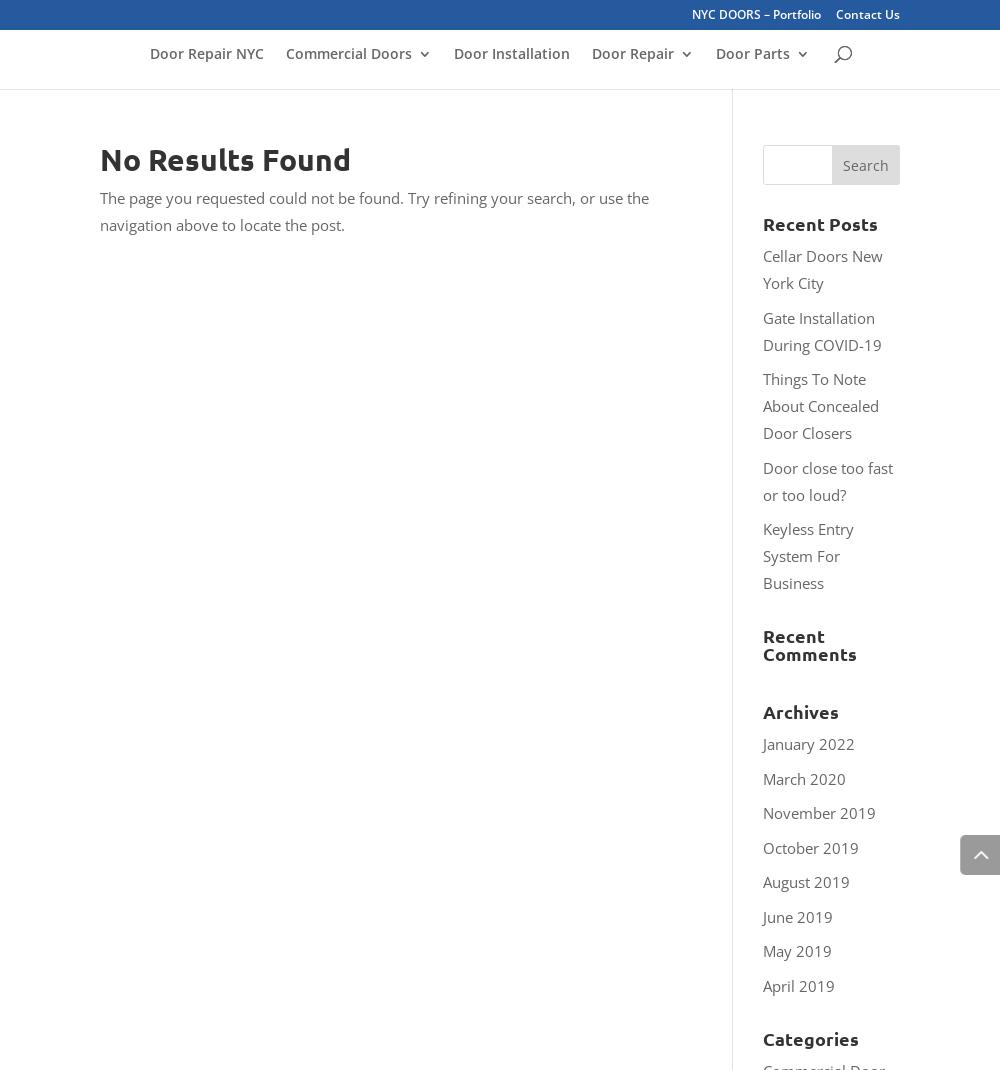 The image size is (1000, 1070). Describe the element at coordinates (763, 711) in the screenshot. I see `'Archives'` at that location.